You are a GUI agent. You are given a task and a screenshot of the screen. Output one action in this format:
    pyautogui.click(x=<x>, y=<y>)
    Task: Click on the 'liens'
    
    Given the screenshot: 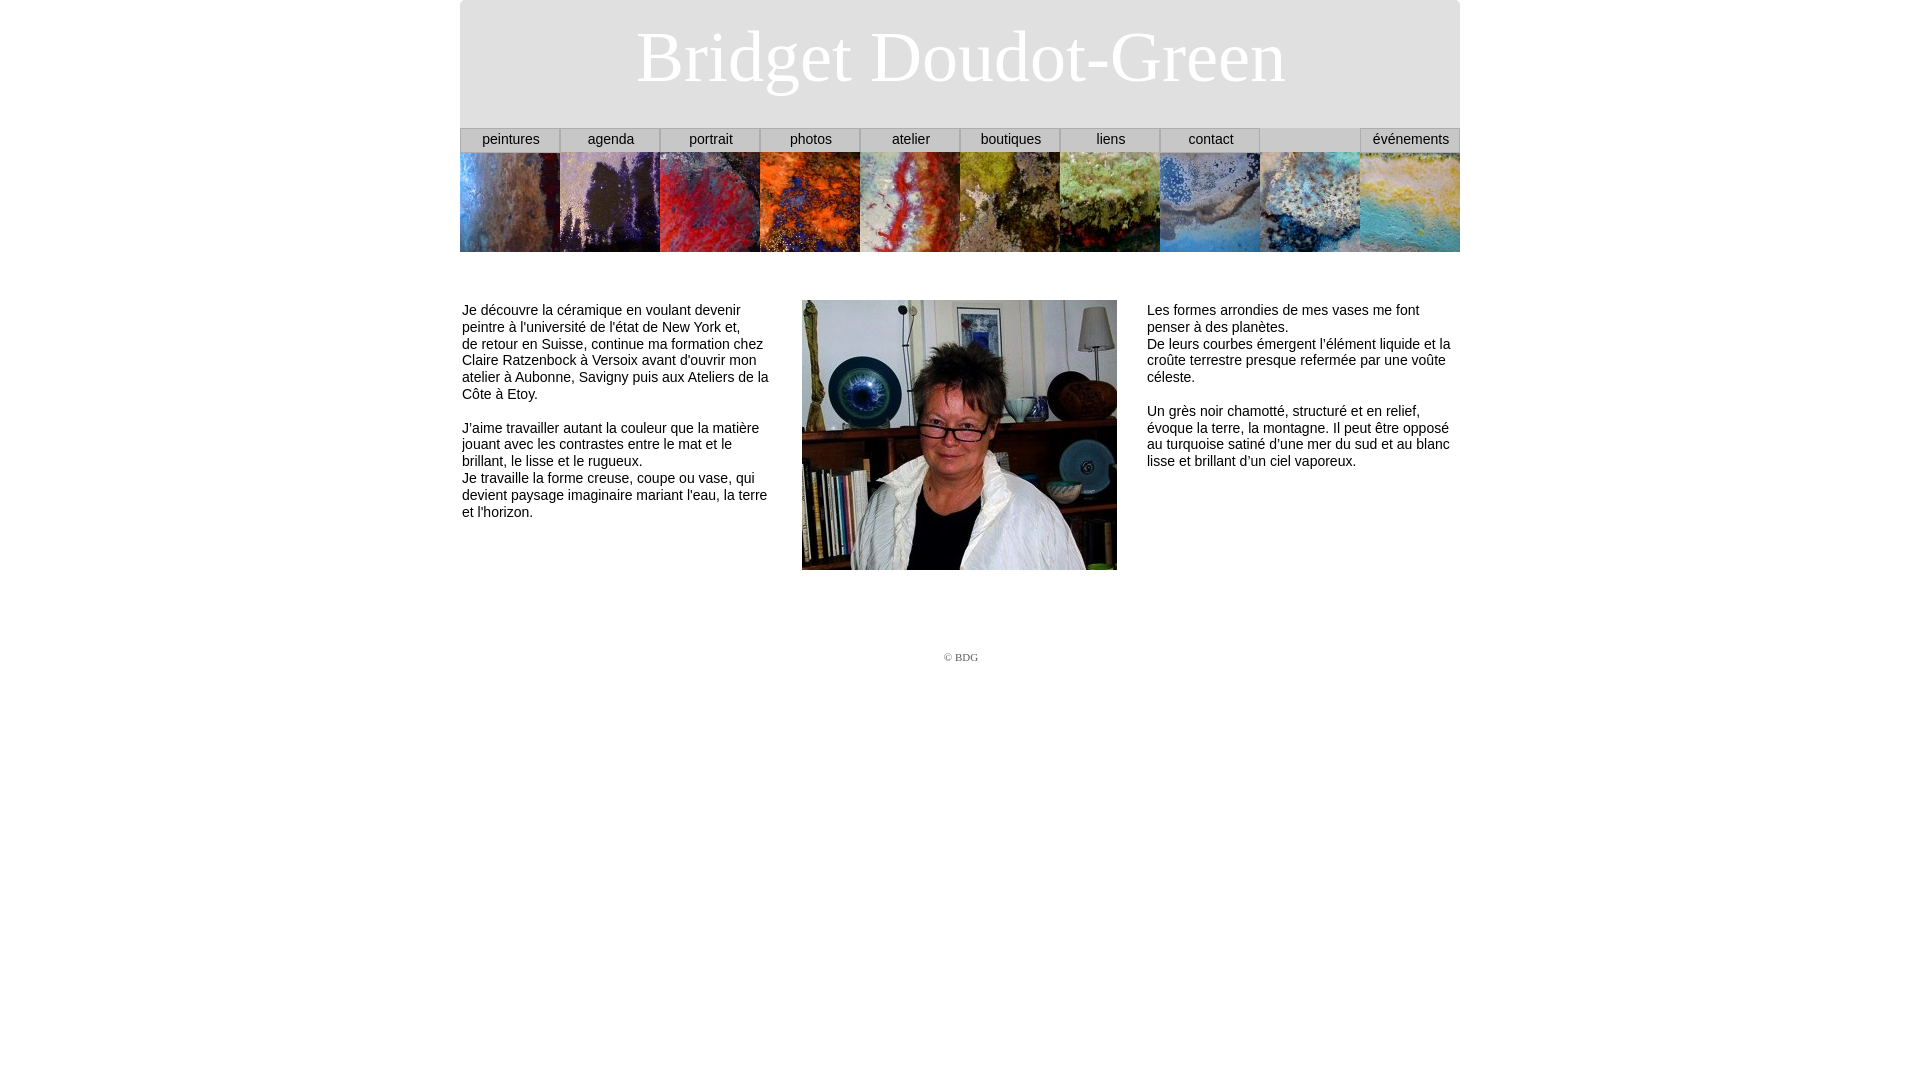 What is the action you would take?
    pyautogui.click(x=1110, y=137)
    